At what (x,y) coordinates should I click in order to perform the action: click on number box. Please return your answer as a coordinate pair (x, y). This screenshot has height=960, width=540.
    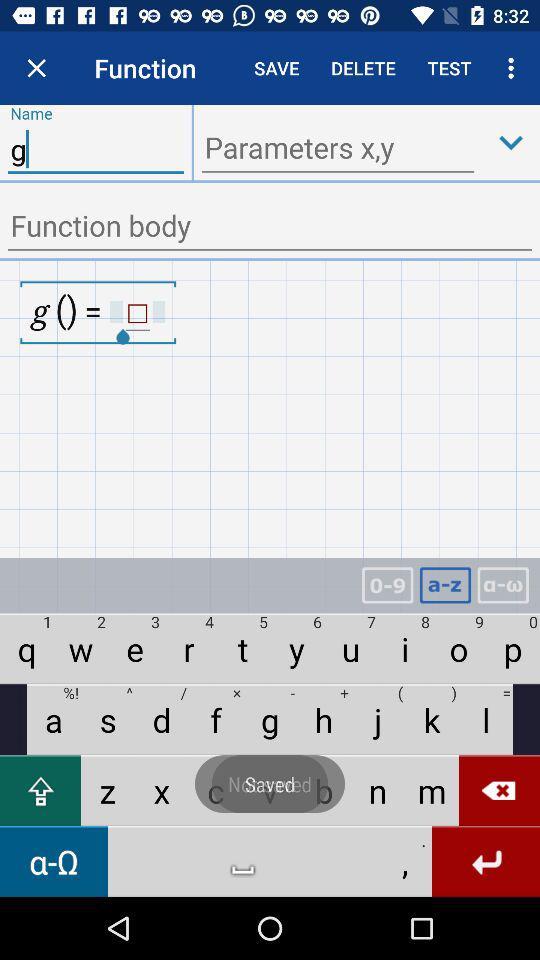
    Looking at the image, I should click on (387, 585).